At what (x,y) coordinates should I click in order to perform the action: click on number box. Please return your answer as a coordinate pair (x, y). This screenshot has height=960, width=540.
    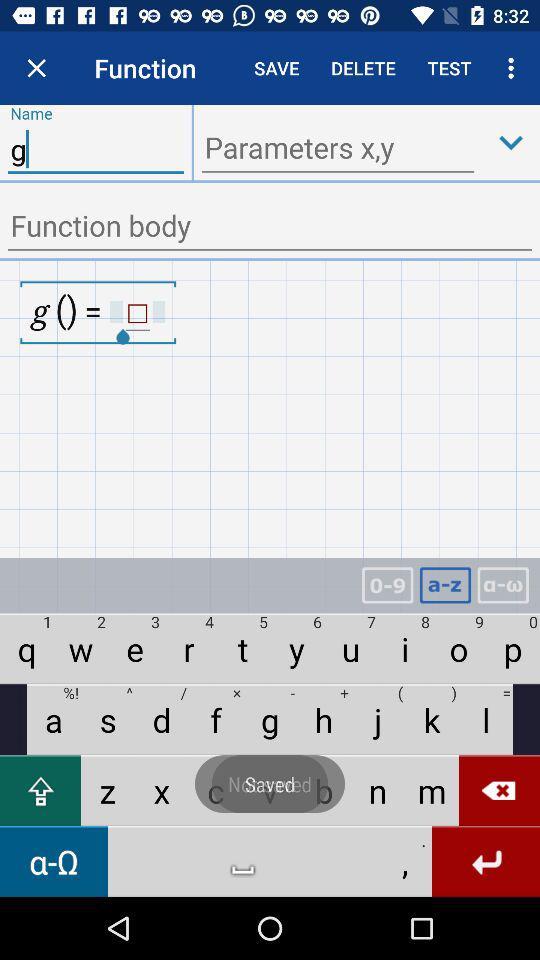
    Looking at the image, I should click on (387, 585).